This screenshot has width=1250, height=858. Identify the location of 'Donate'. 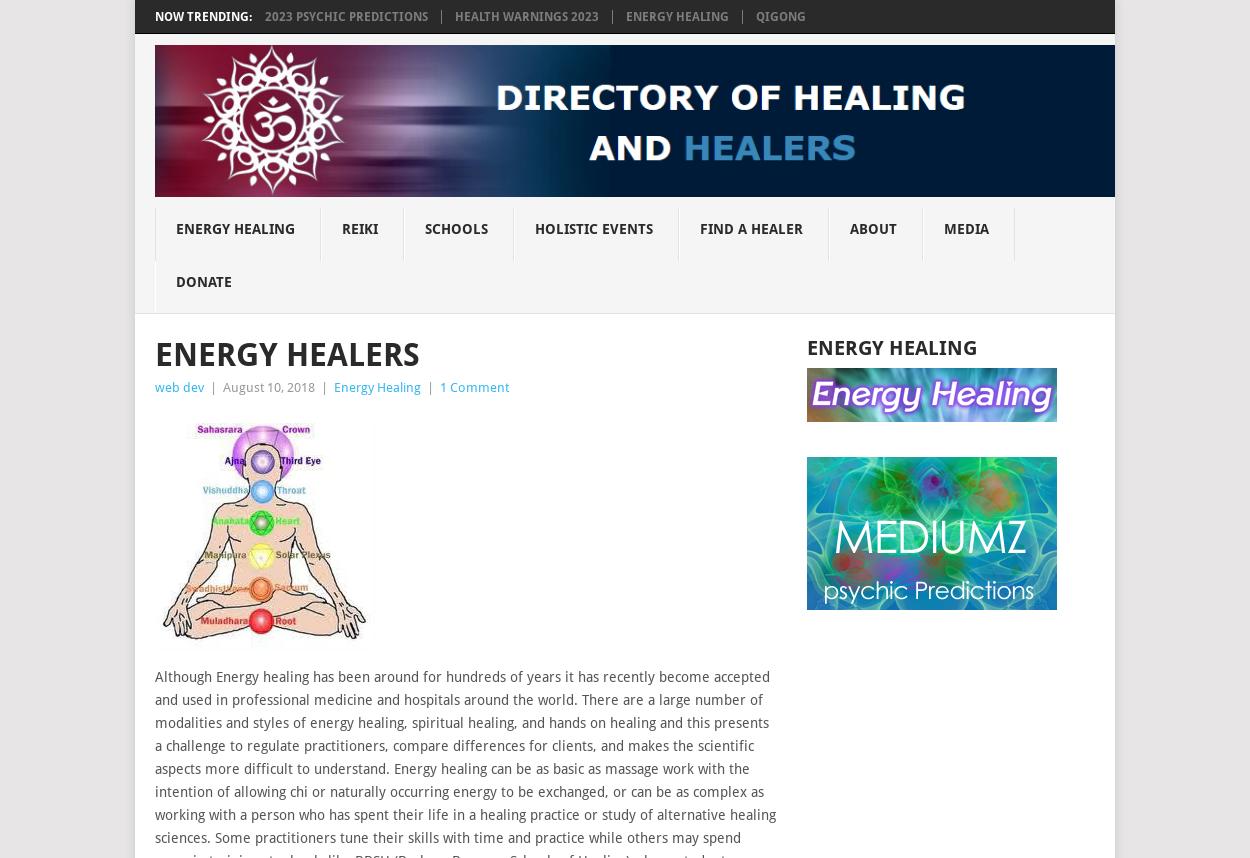
(202, 280).